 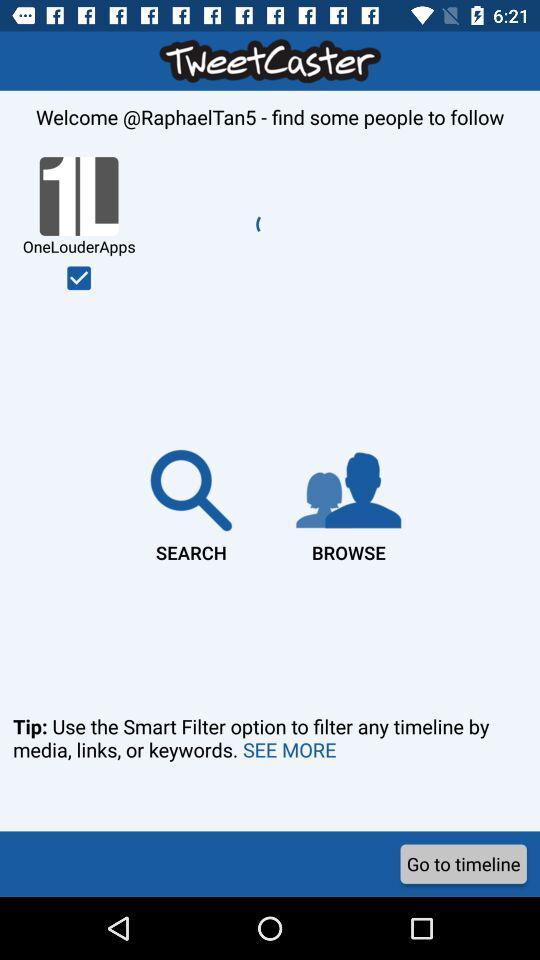 I want to click on icon below onelouderapps icon, so click(x=78, y=277).